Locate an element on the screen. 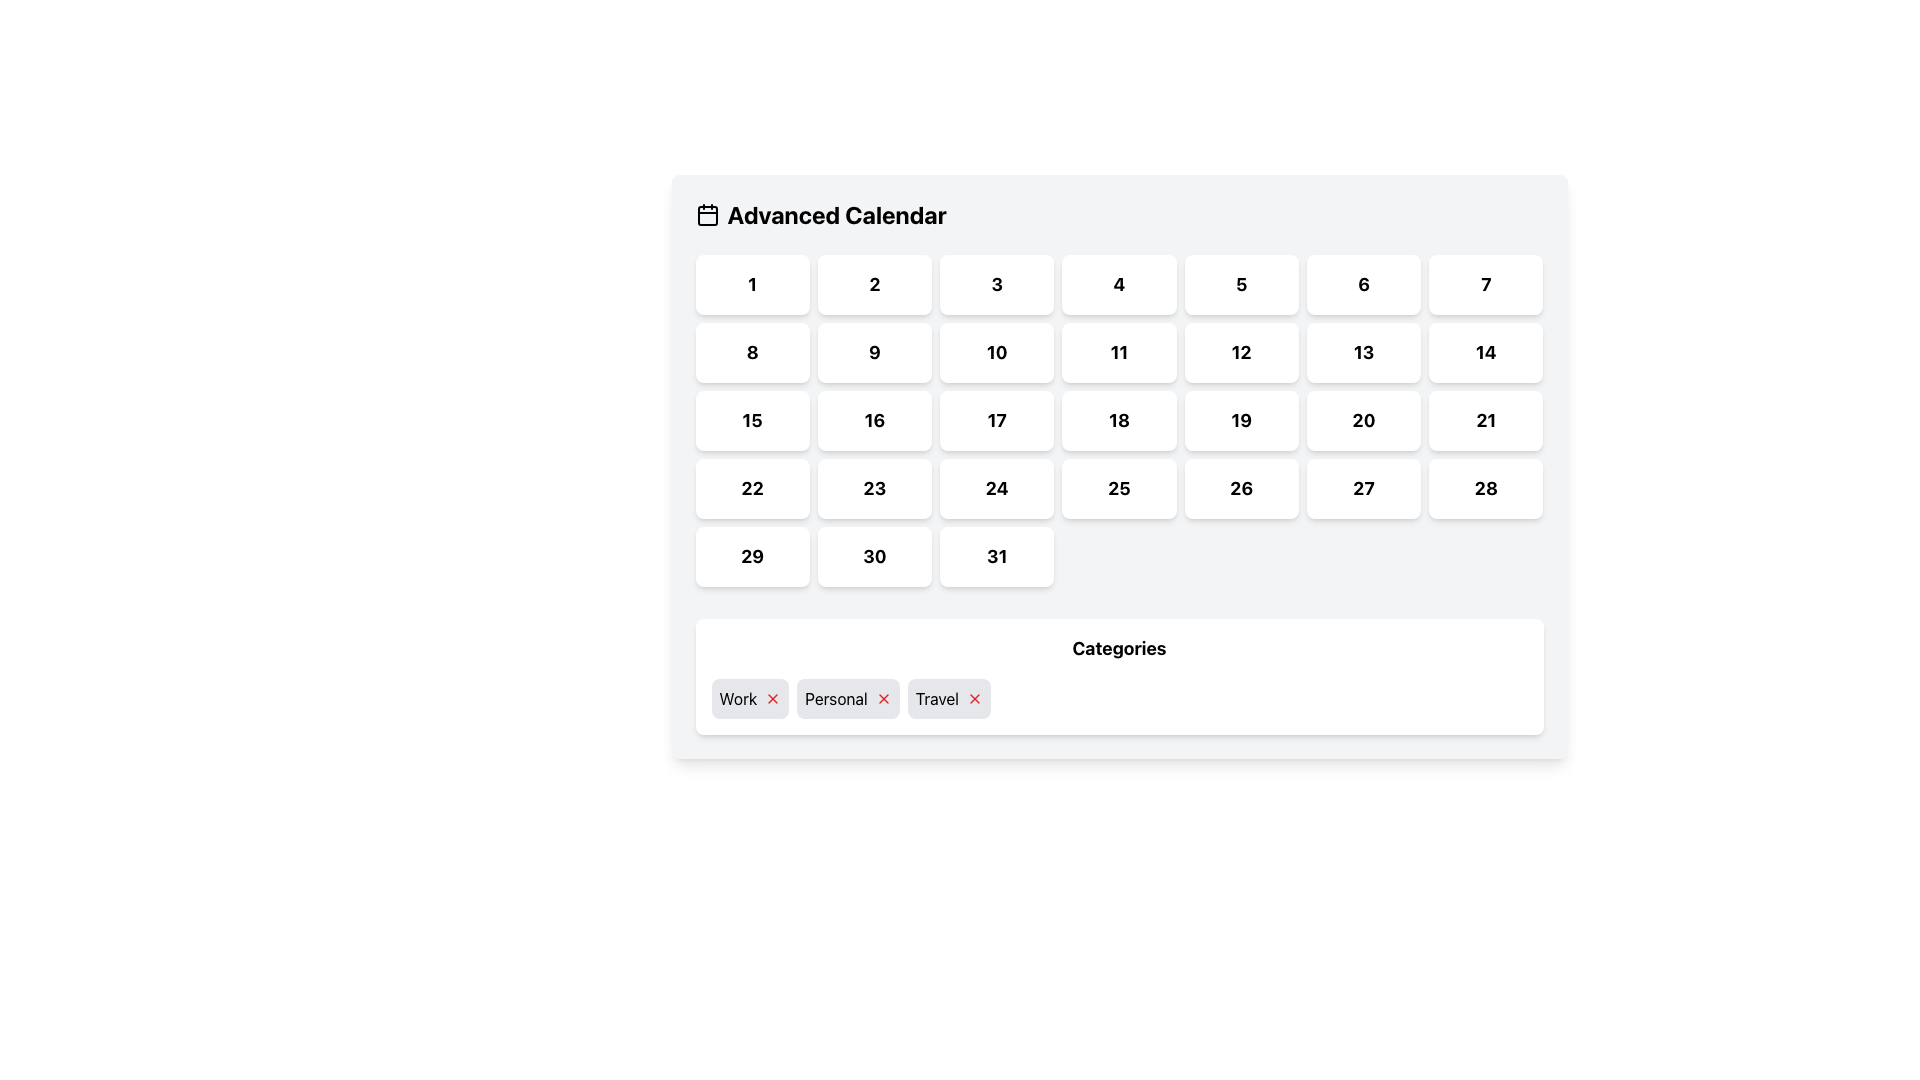  the interactive day block button representing the seventh day in the calendar grid layout is located at coordinates (1486, 285).